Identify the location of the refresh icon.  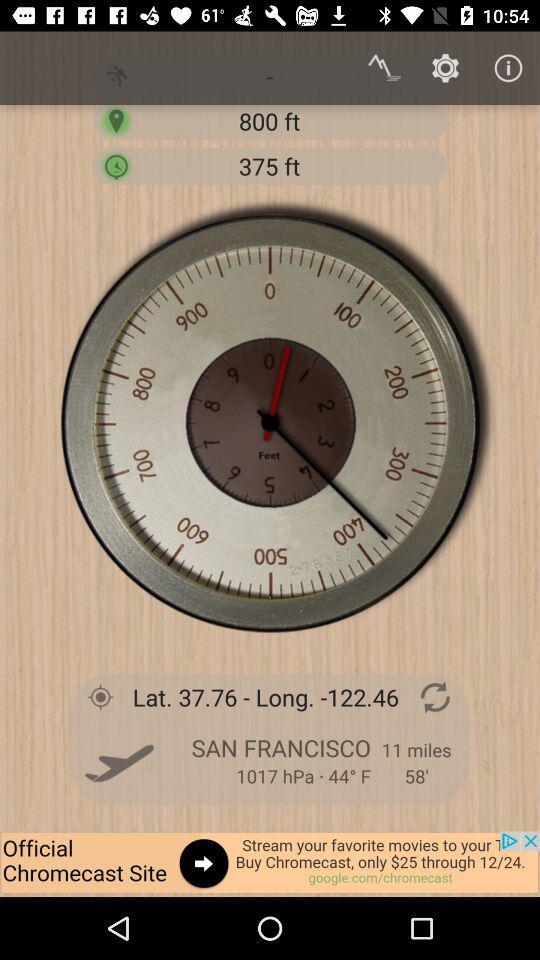
(434, 697).